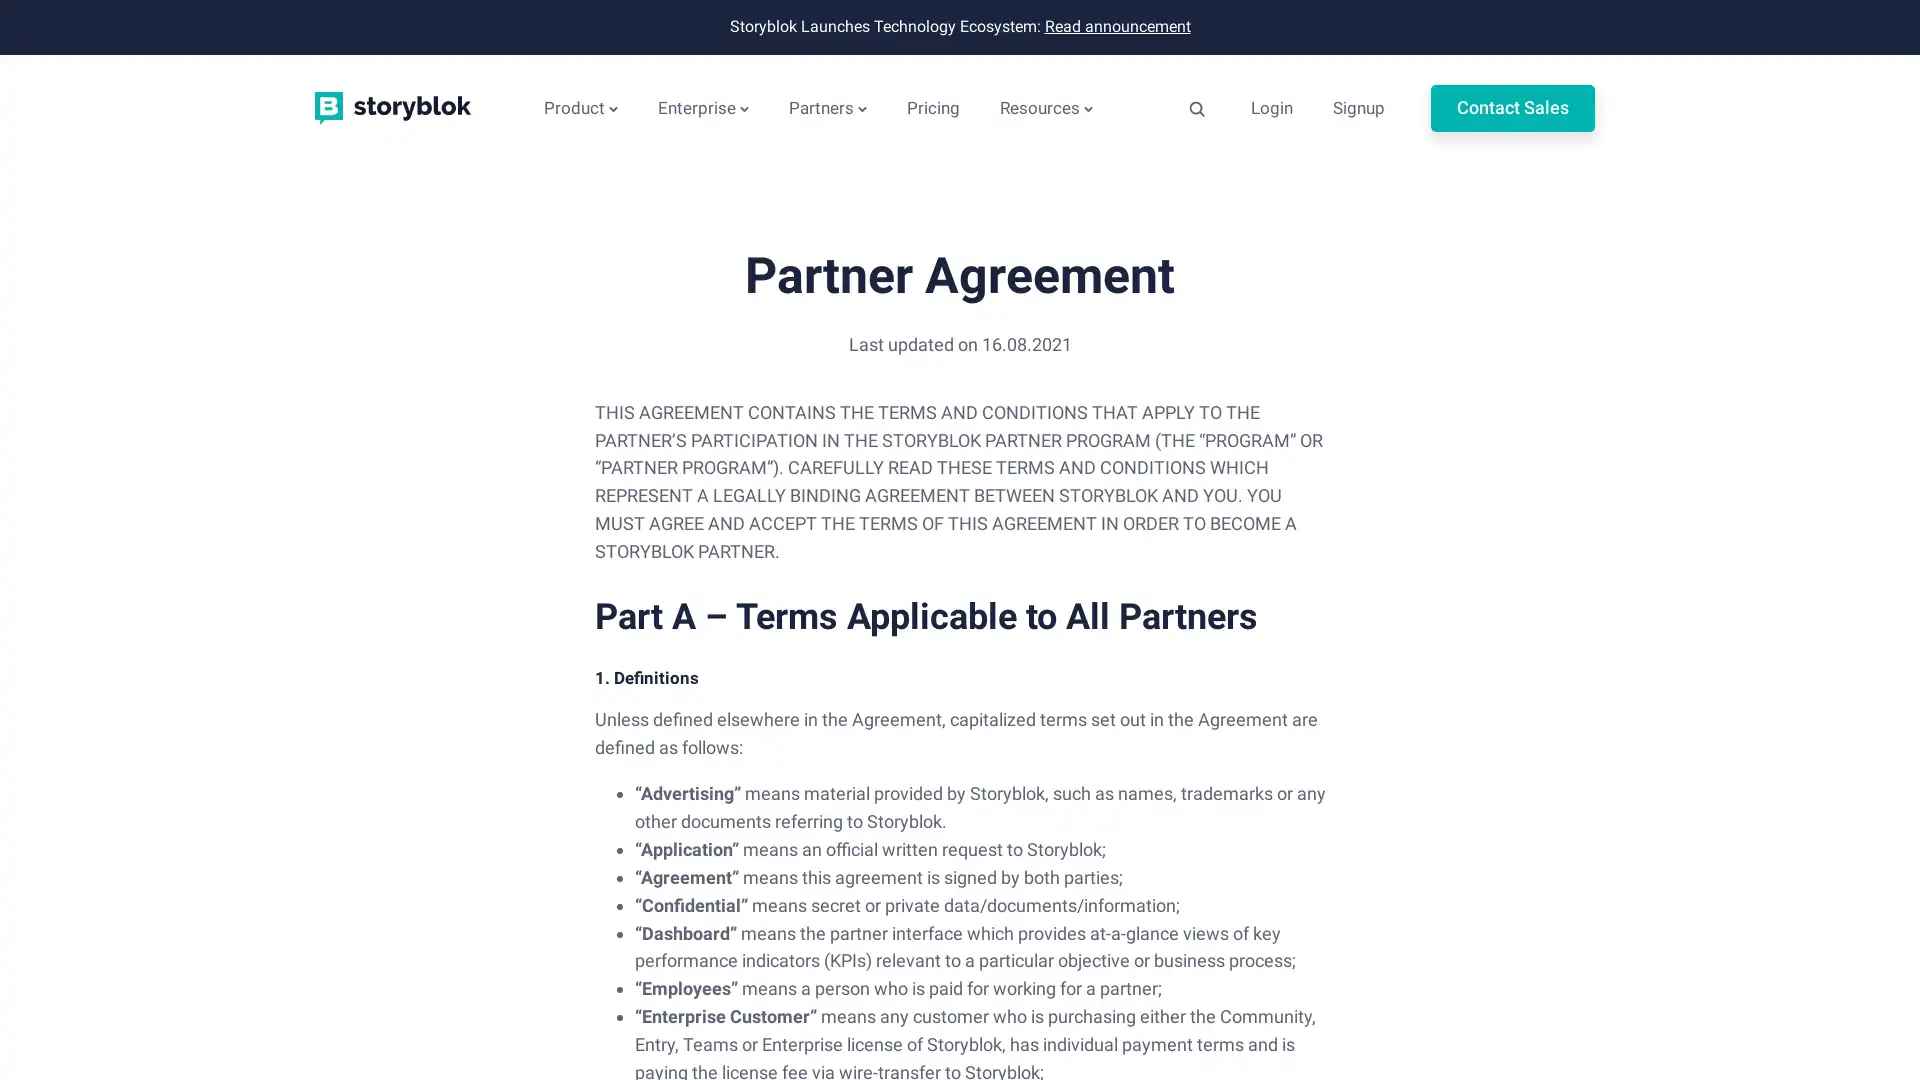 This screenshot has width=1920, height=1080. Describe the element at coordinates (1045, 108) in the screenshot. I see `Resources` at that location.